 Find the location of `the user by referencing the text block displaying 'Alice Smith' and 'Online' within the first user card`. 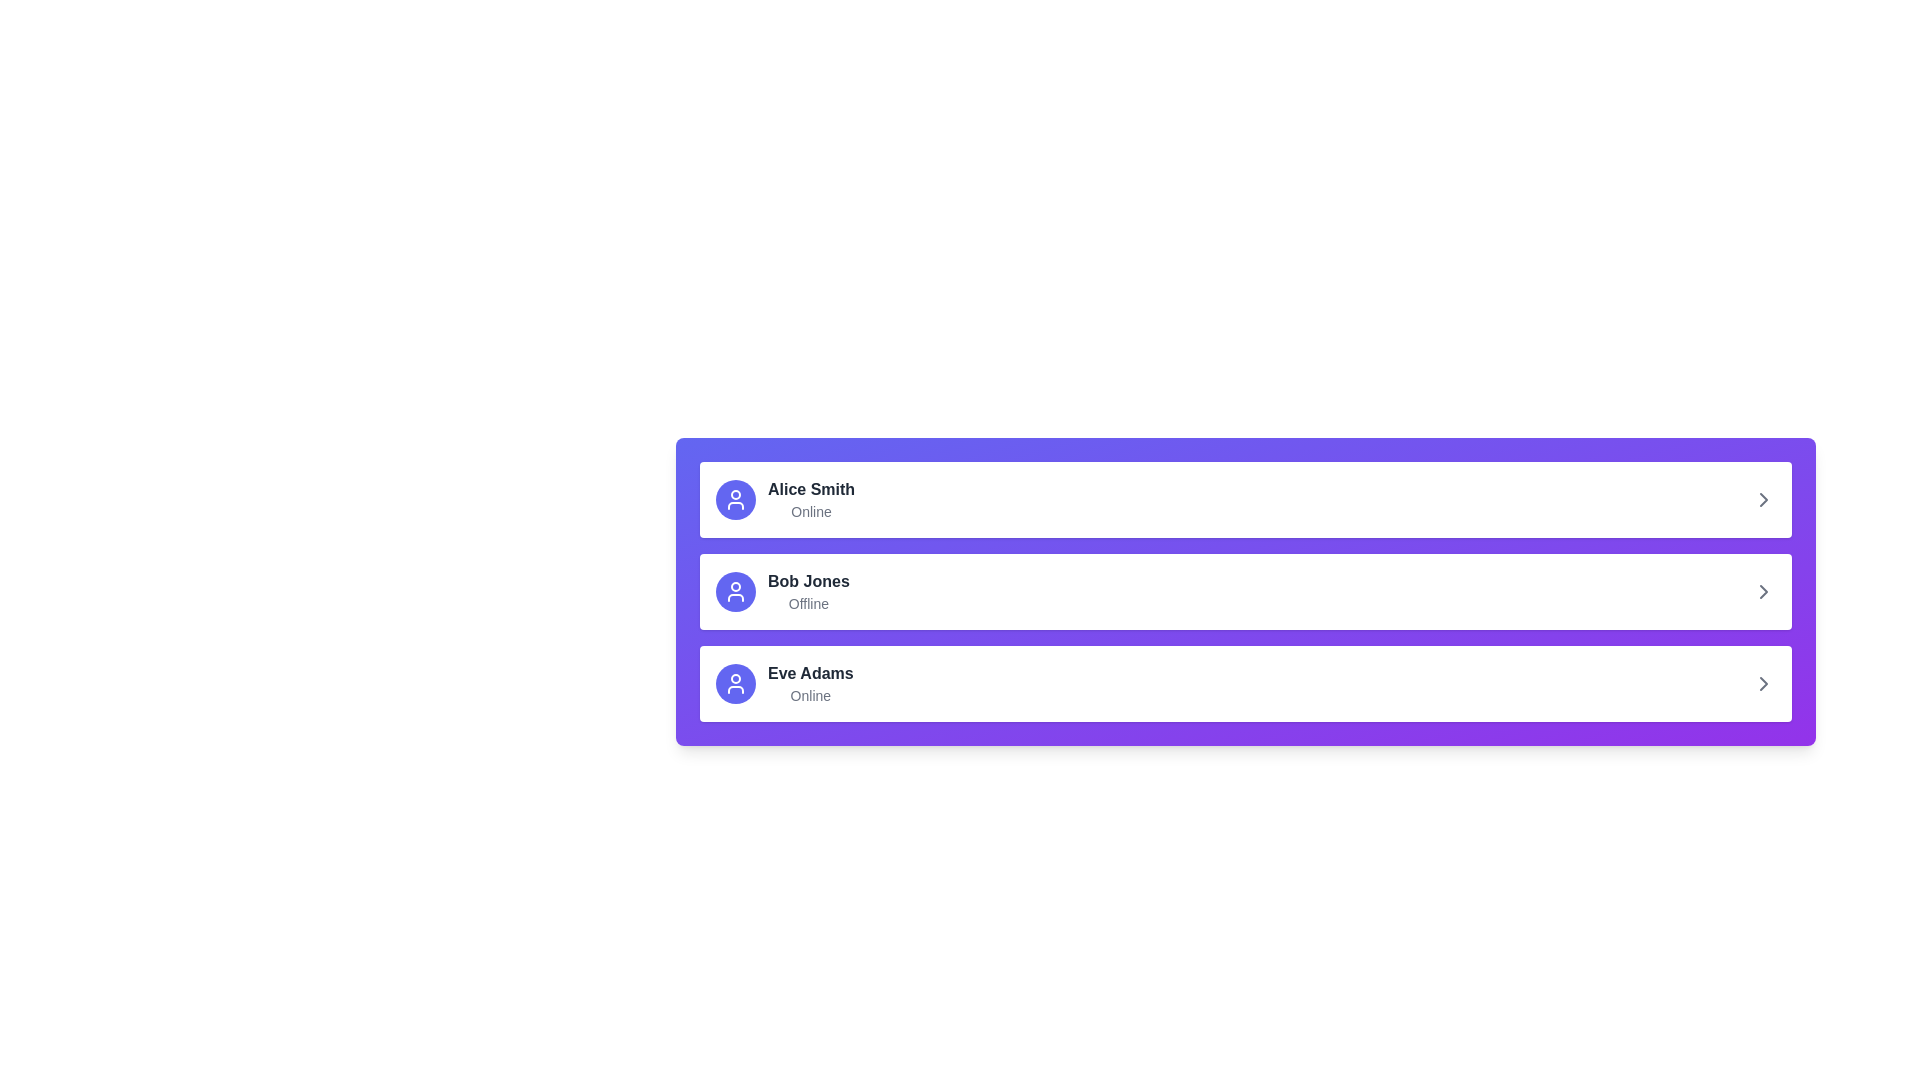

the user by referencing the text block displaying 'Alice Smith' and 'Online' within the first user card is located at coordinates (811, 499).